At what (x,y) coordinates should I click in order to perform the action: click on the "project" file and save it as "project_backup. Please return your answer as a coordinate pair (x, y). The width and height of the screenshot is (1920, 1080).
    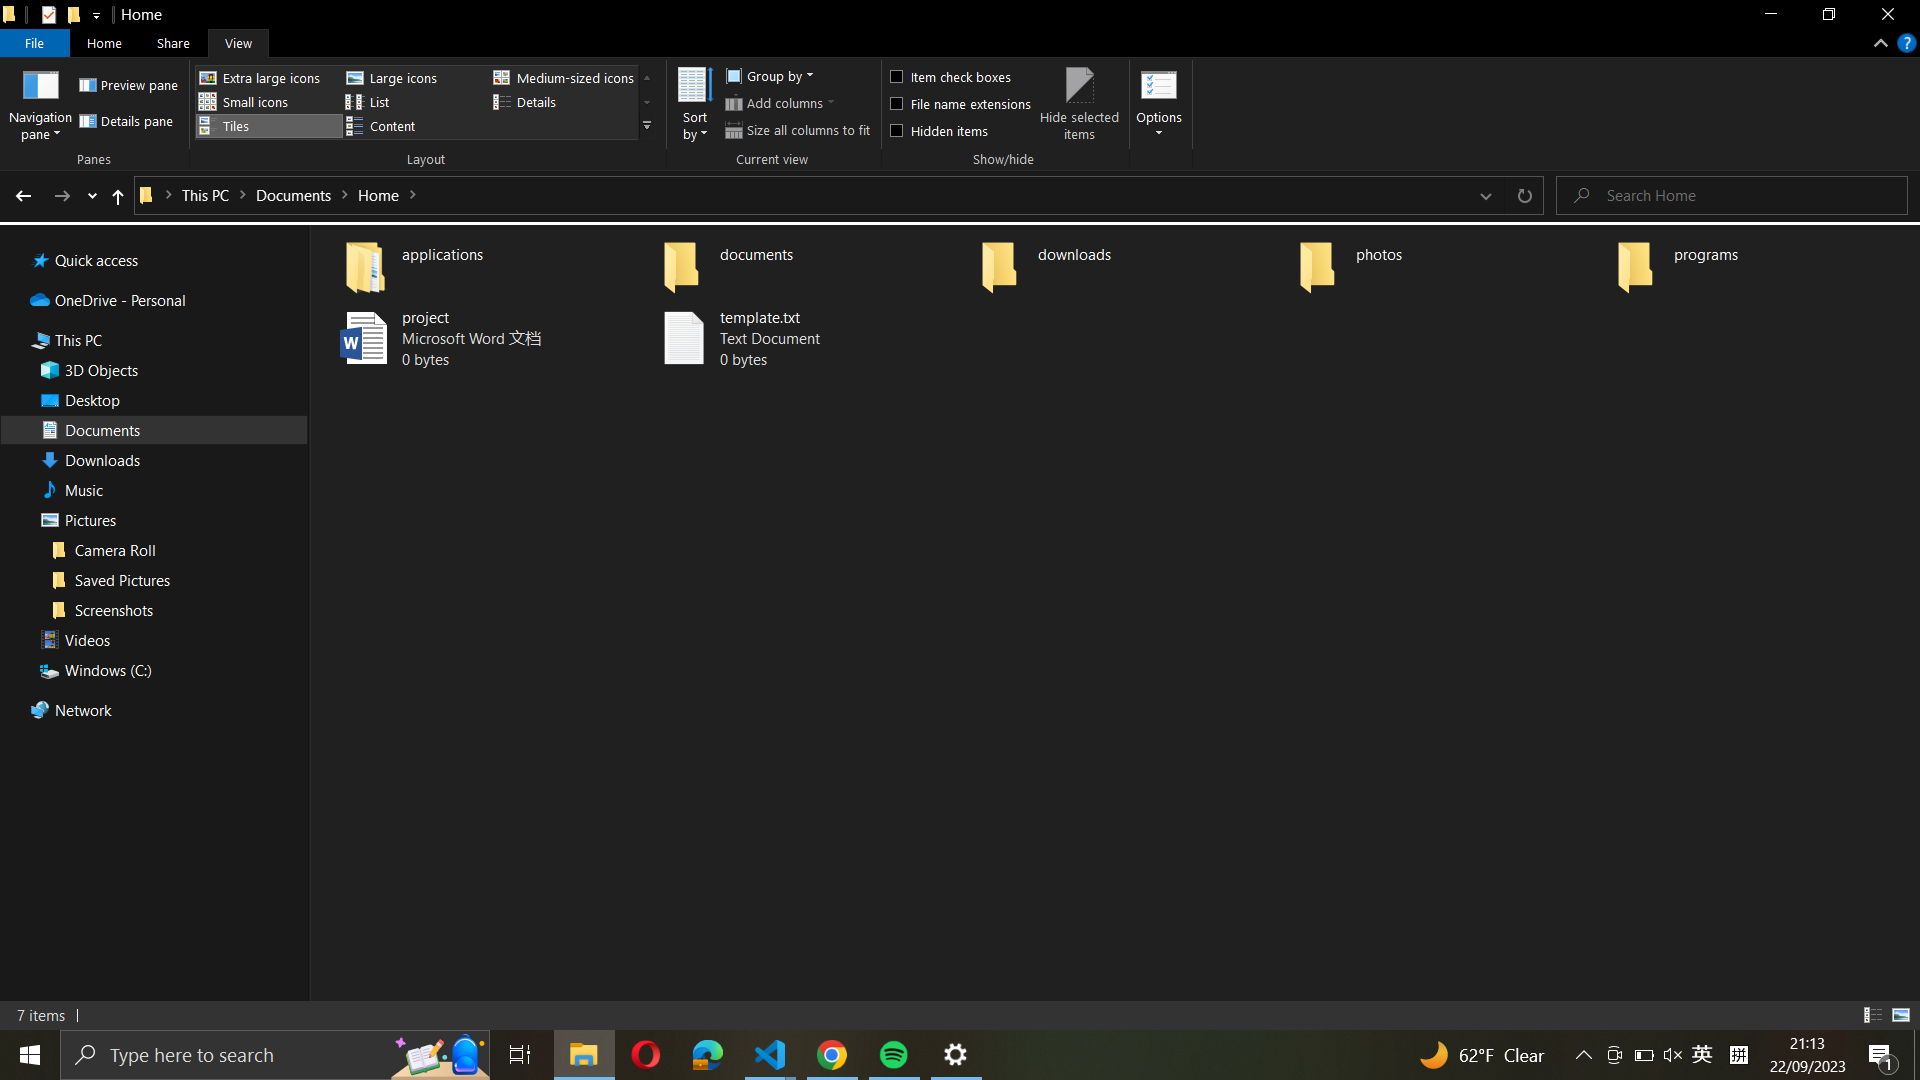
    Looking at the image, I should click on (476, 338).